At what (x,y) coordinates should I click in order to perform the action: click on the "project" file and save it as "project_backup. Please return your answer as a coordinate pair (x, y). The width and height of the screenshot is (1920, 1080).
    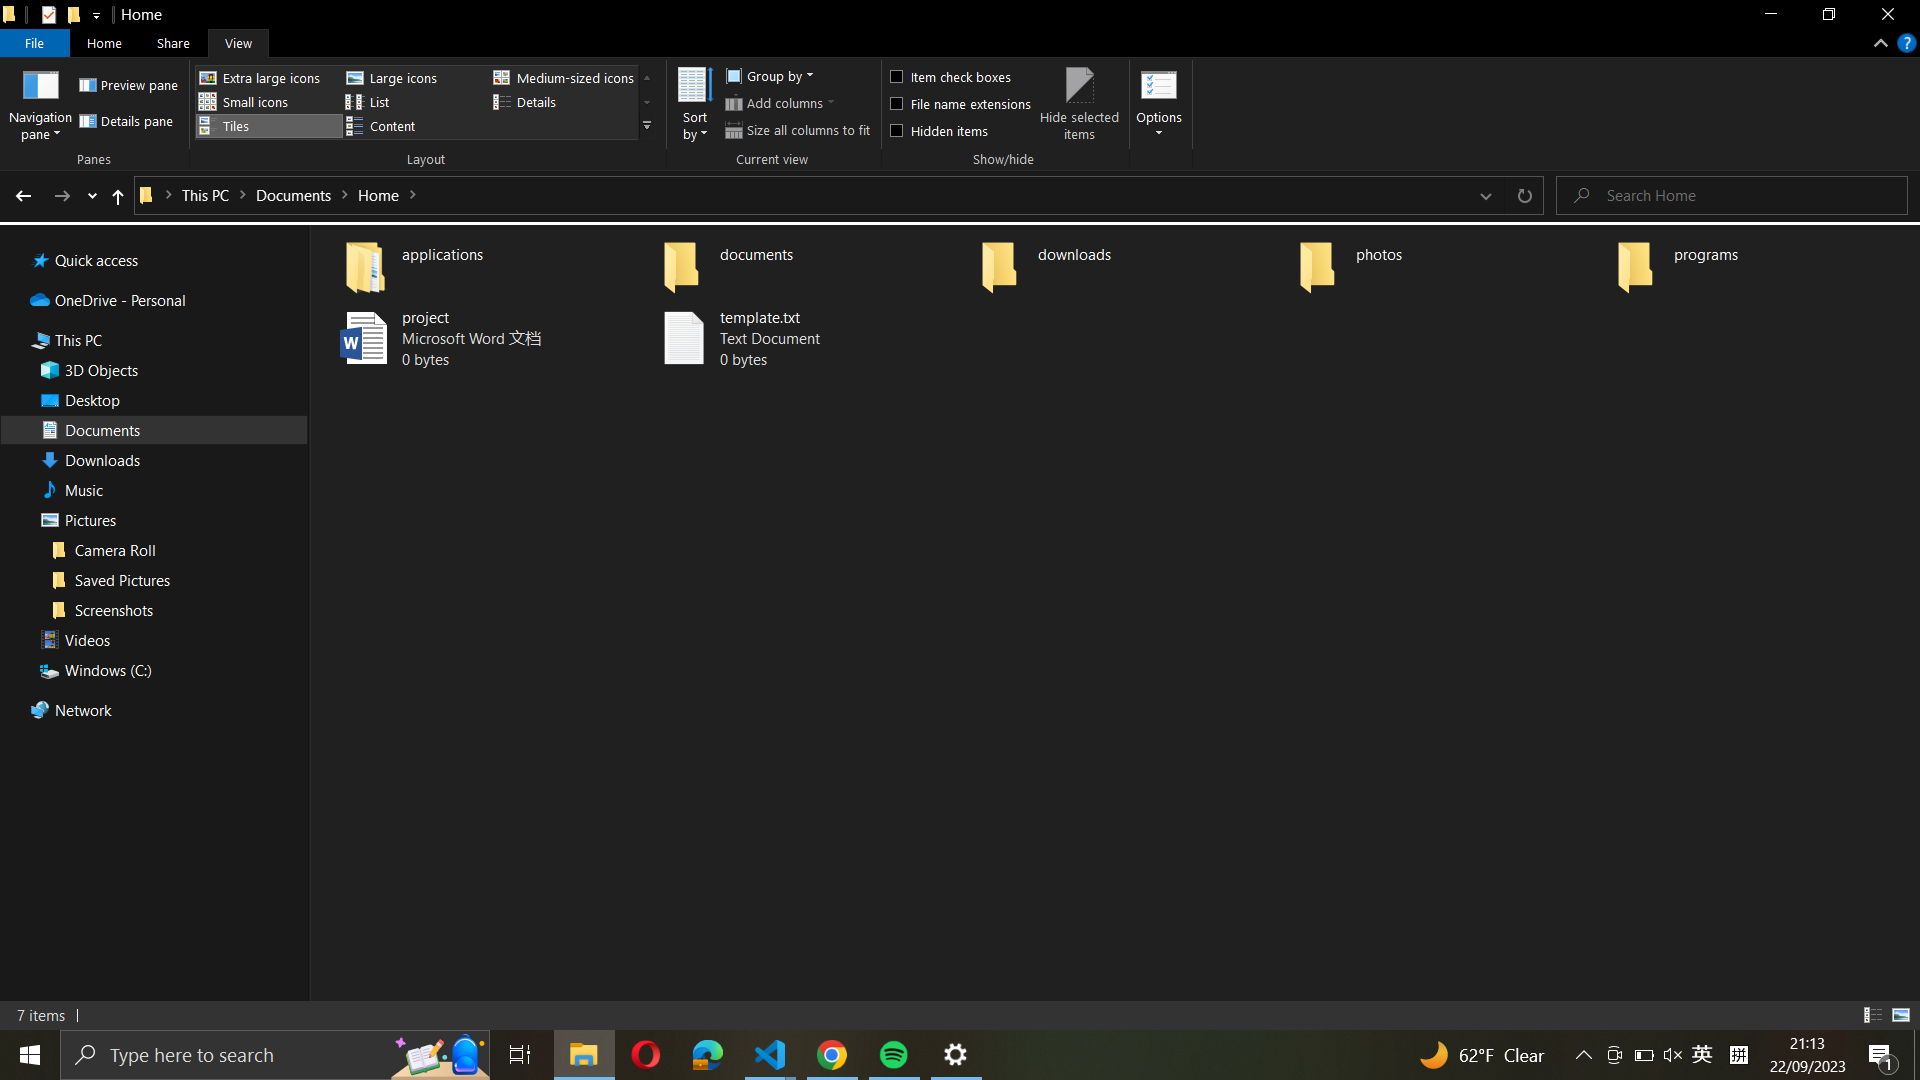
    Looking at the image, I should click on (476, 338).